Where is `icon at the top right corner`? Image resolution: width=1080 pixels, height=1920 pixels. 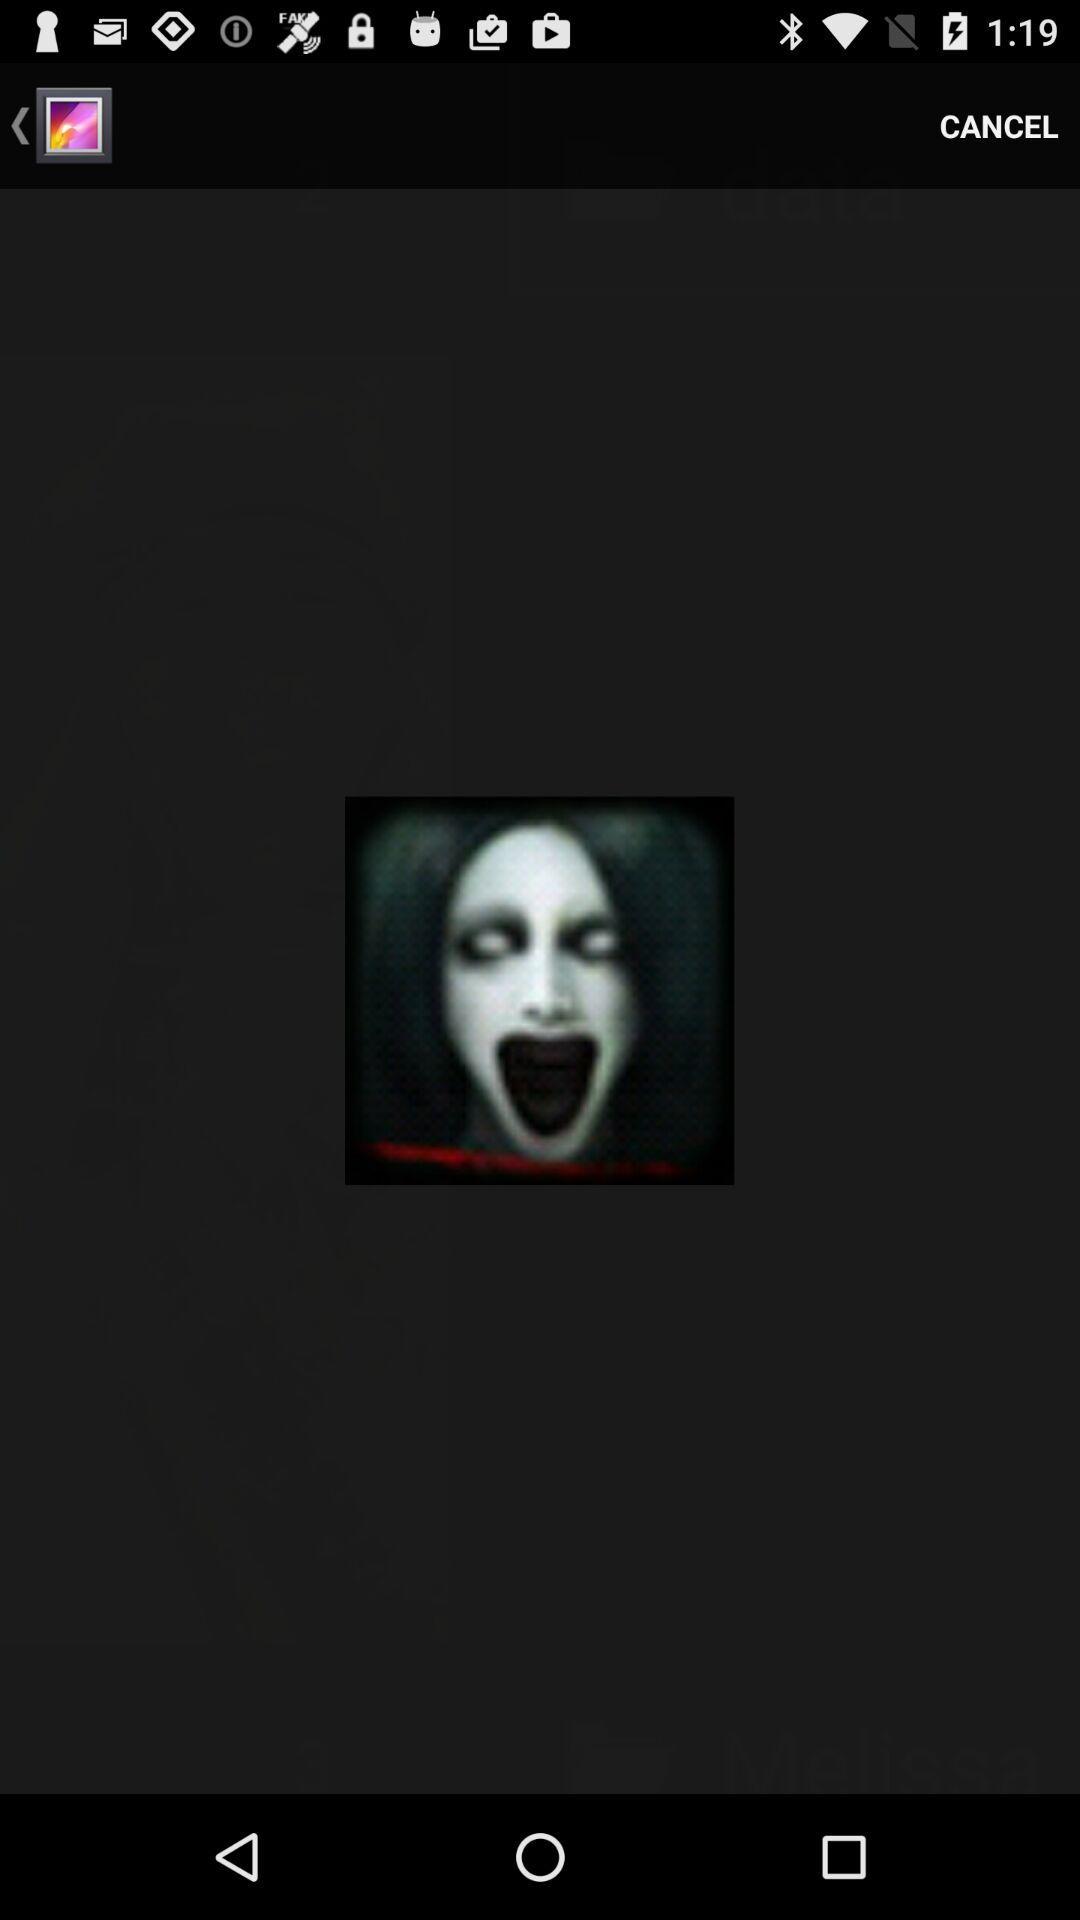
icon at the top right corner is located at coordinates (999, 124).